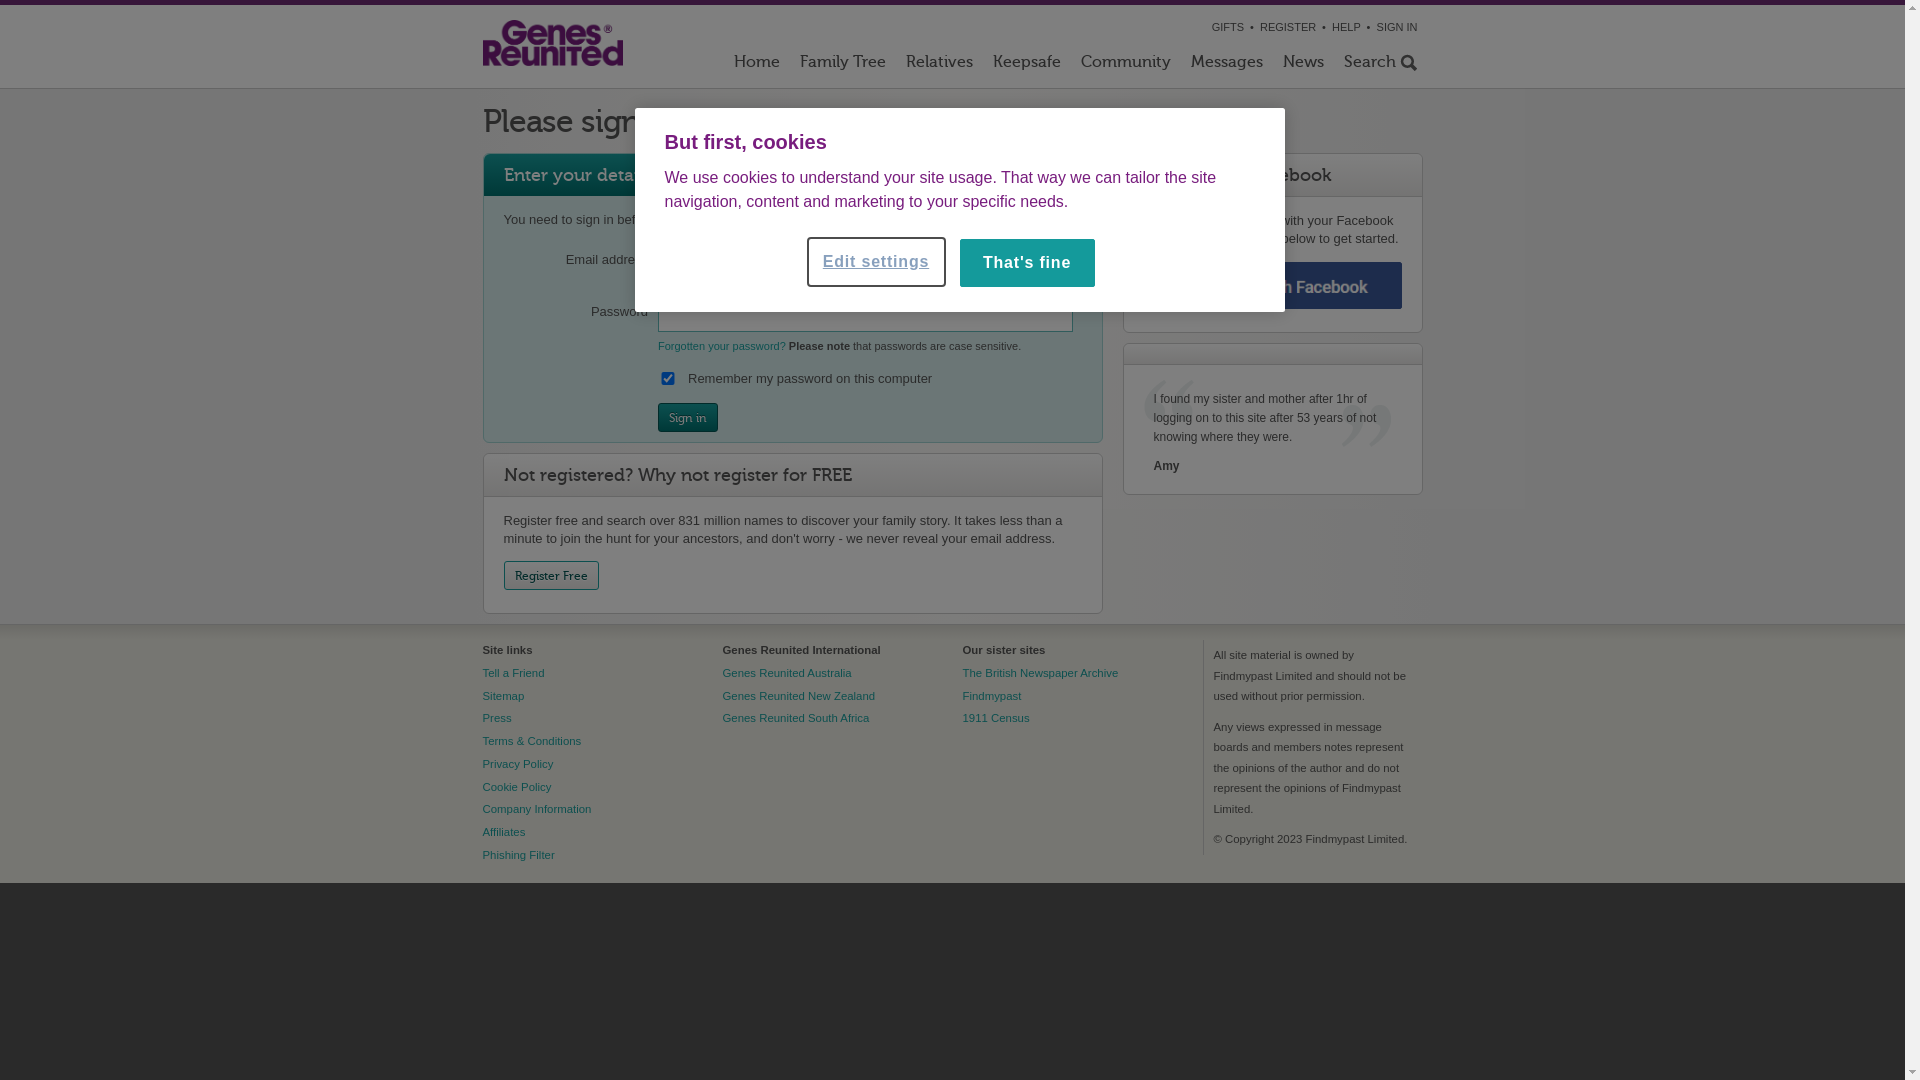 The image size is (1920, 1080). What do you see at coordinates (785, 672) in the screenshot?
I see `'Genes Reunited Australia'` at bounding box center [785, 672].